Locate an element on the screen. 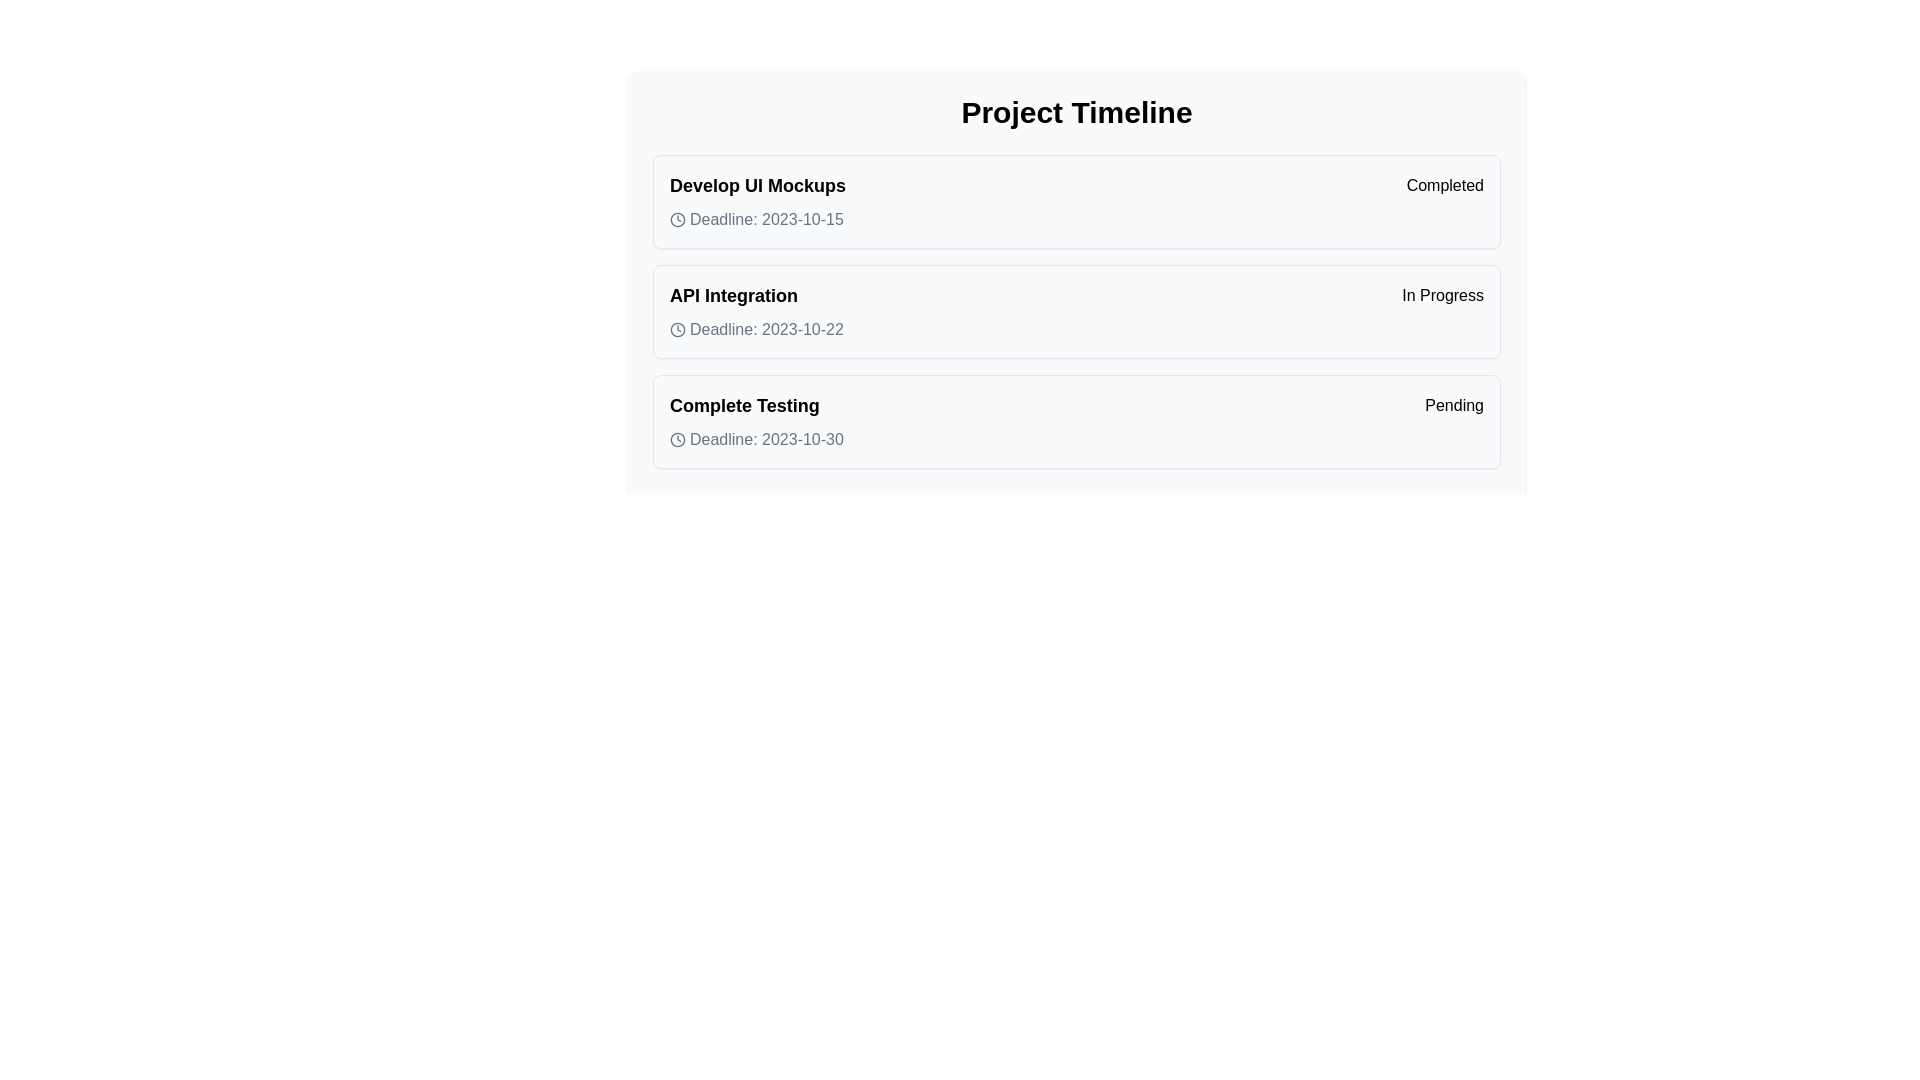 The height and width of the screenshot is (1080, 1920). the text label displaying 'Develop UI Mockups', which is the title of the first item in a timeline, located at the top of a list section is located at coordinates (757, 185).